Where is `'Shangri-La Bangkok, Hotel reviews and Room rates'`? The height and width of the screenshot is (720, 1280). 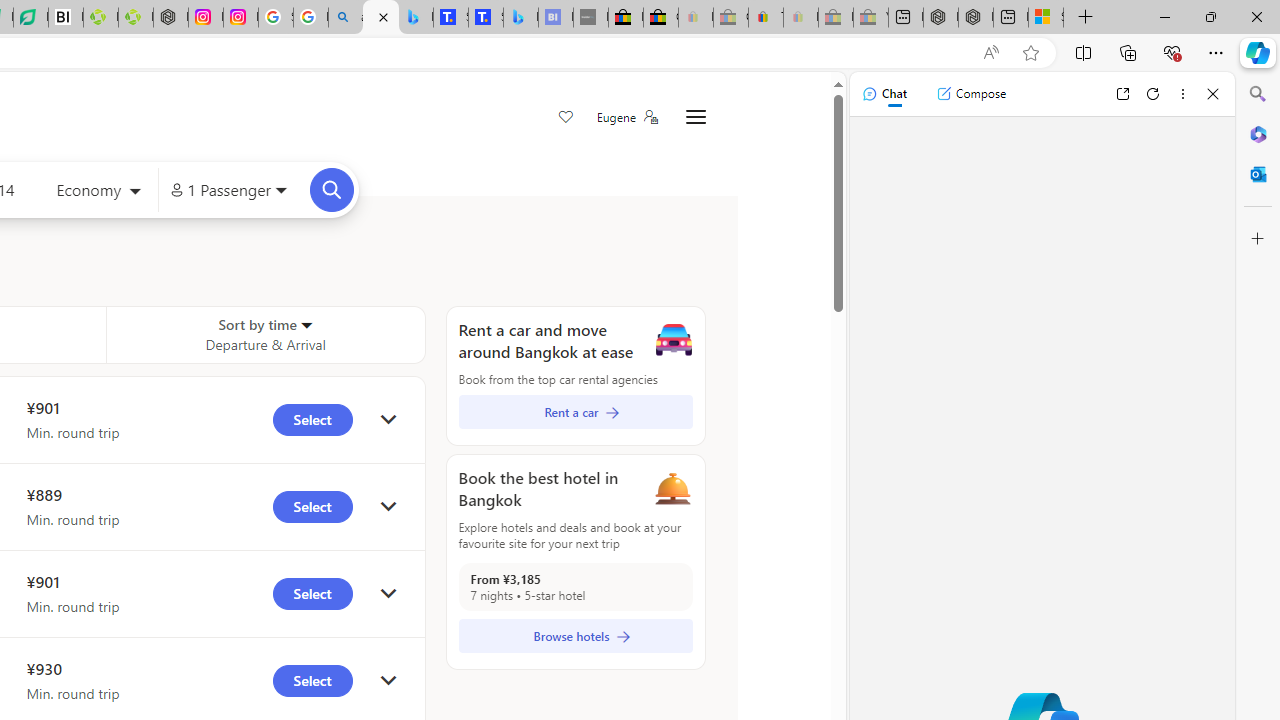 'Shangri-La Bangkok, Hotel reviews and Room rates' is located at coordinates (485, 17).